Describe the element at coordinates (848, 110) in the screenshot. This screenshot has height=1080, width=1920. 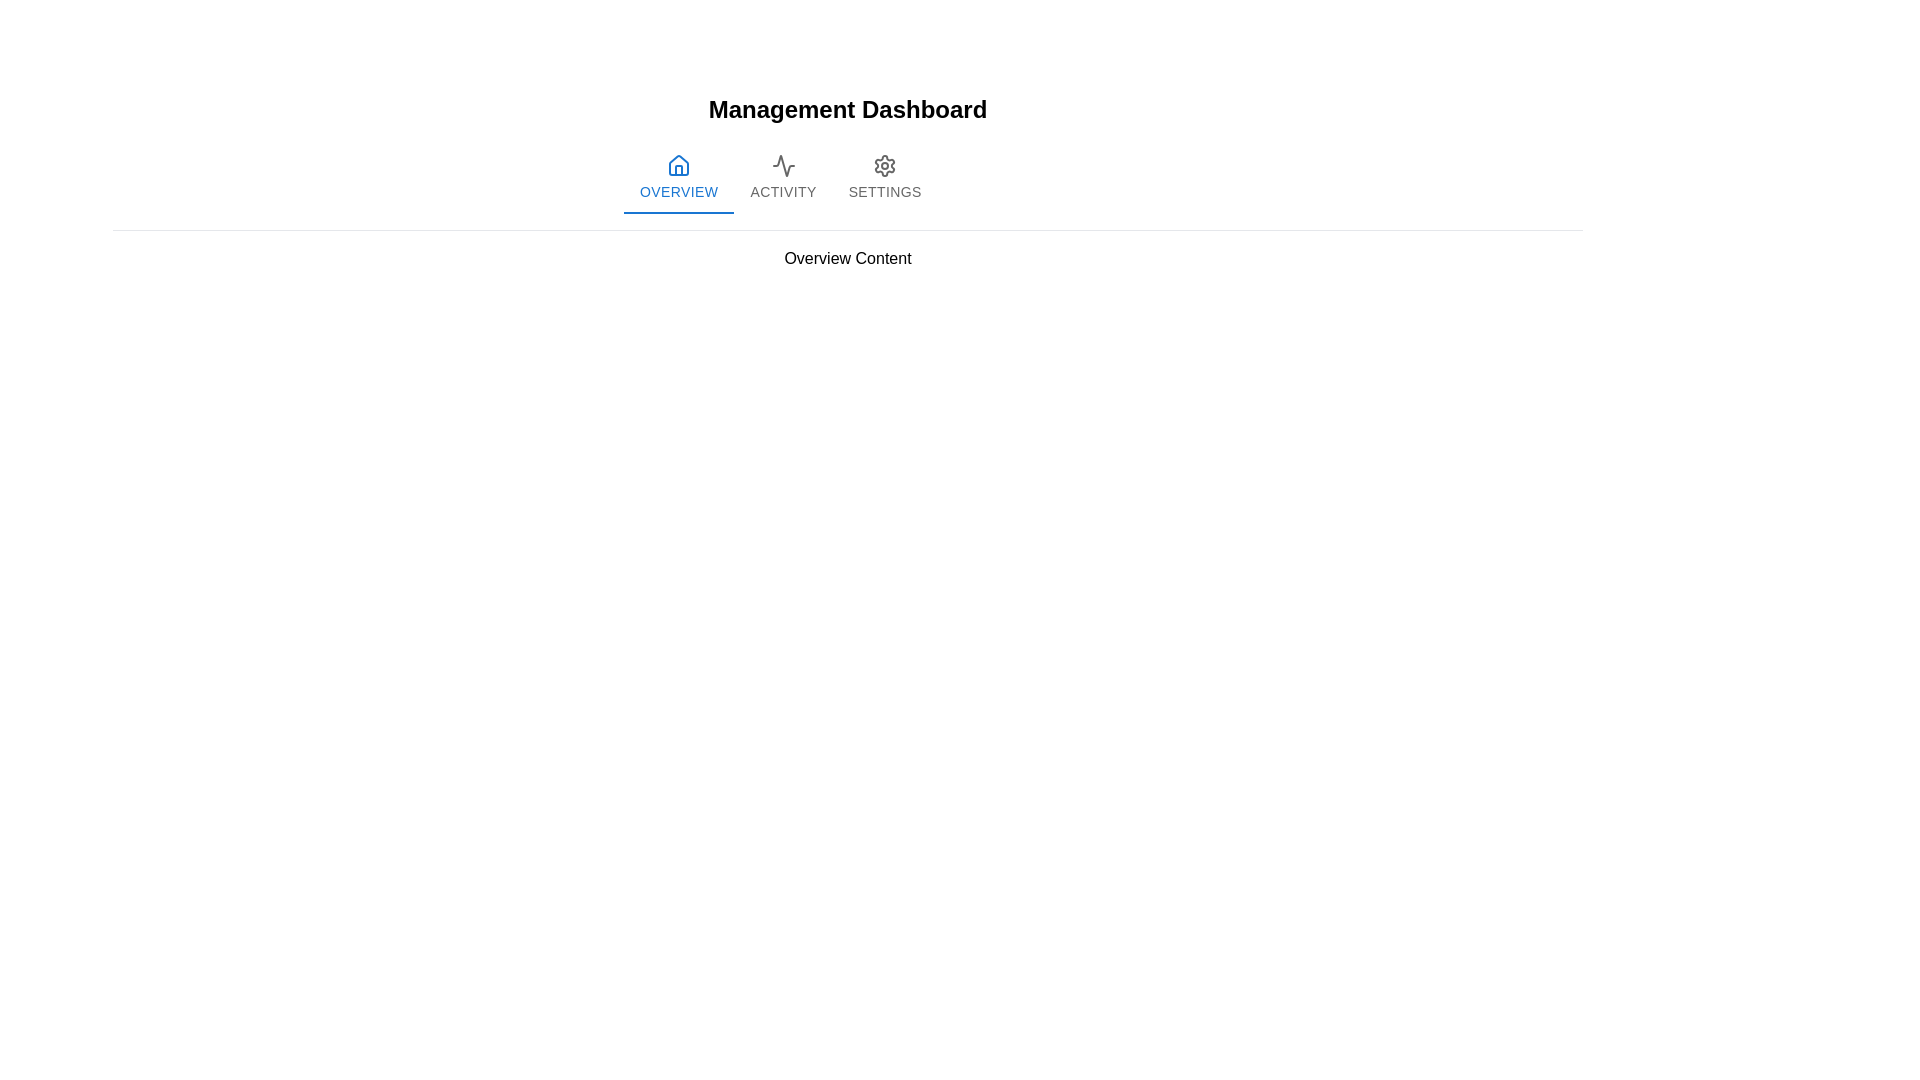
I see `the Text Header element located at the top center of the page, which serves as the title for the management dashboard section` at that location.